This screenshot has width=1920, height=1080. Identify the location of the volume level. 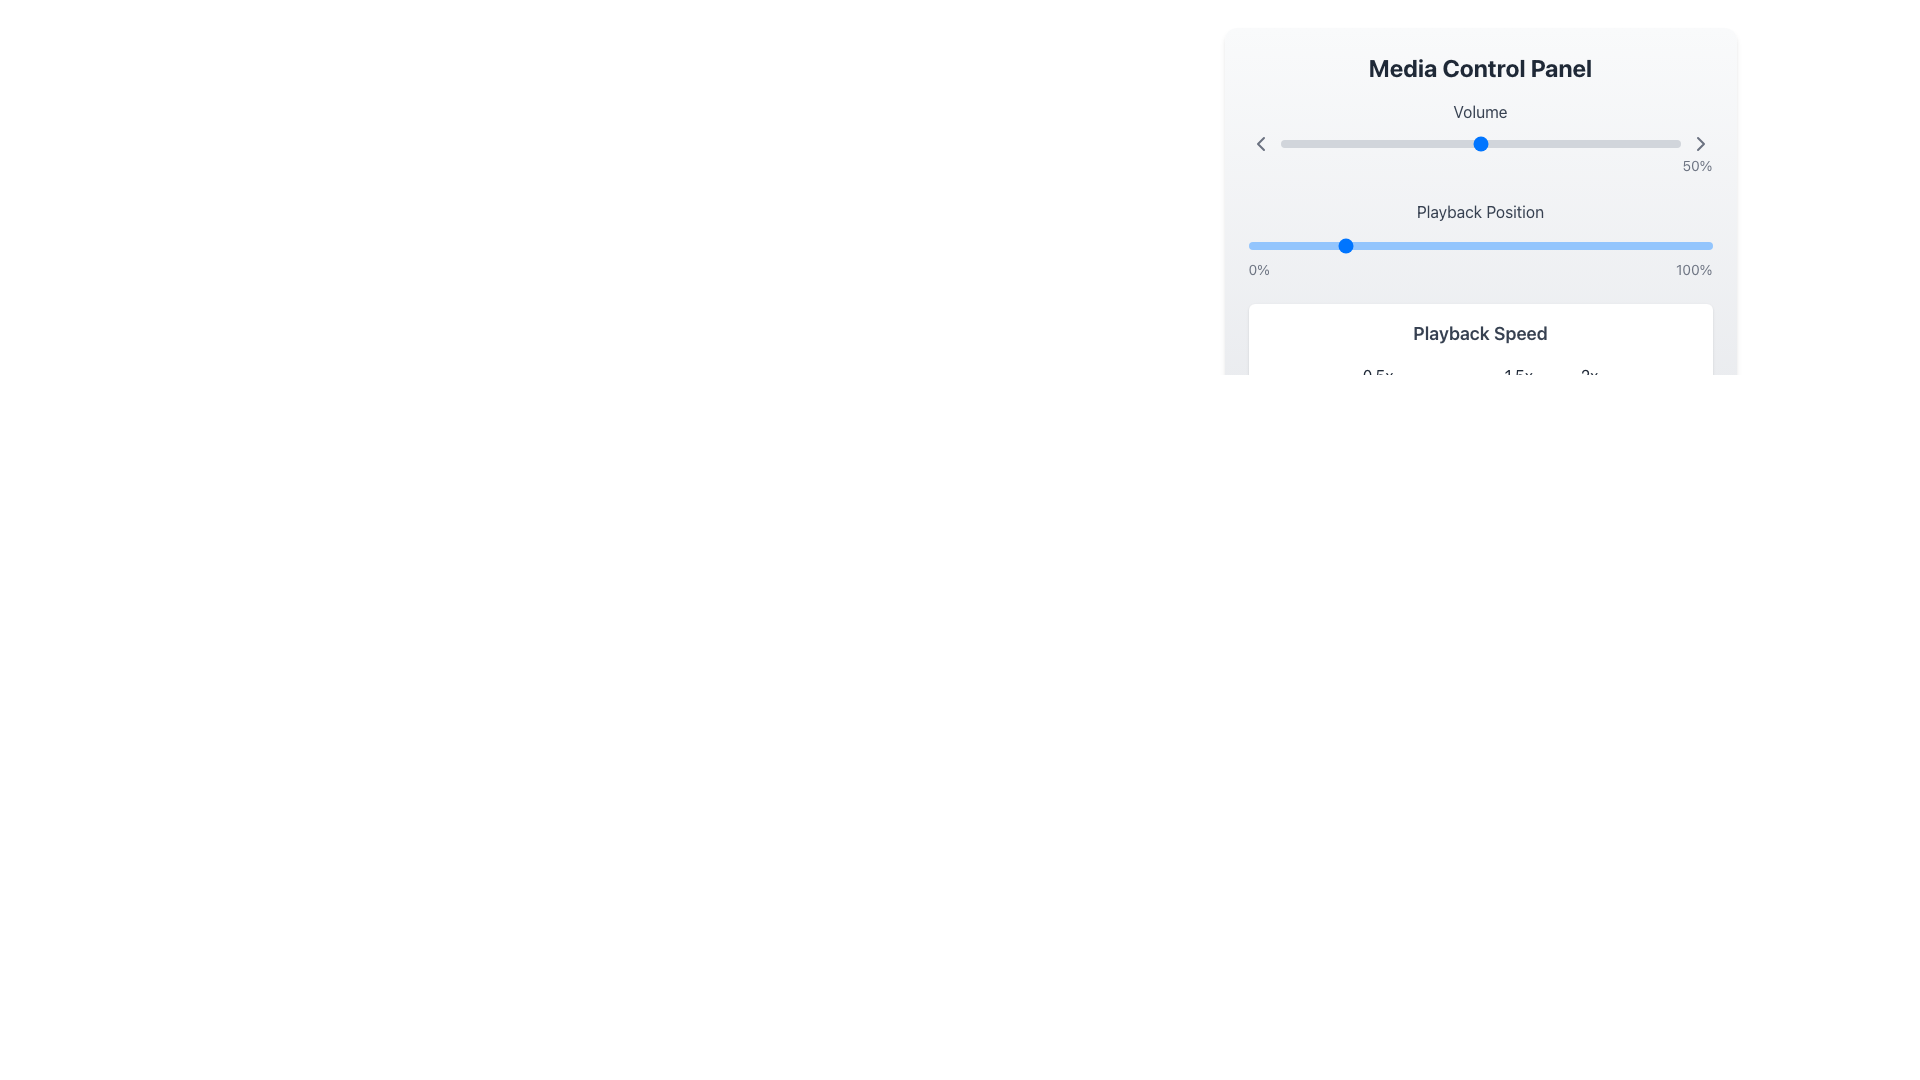
(1539, 142).